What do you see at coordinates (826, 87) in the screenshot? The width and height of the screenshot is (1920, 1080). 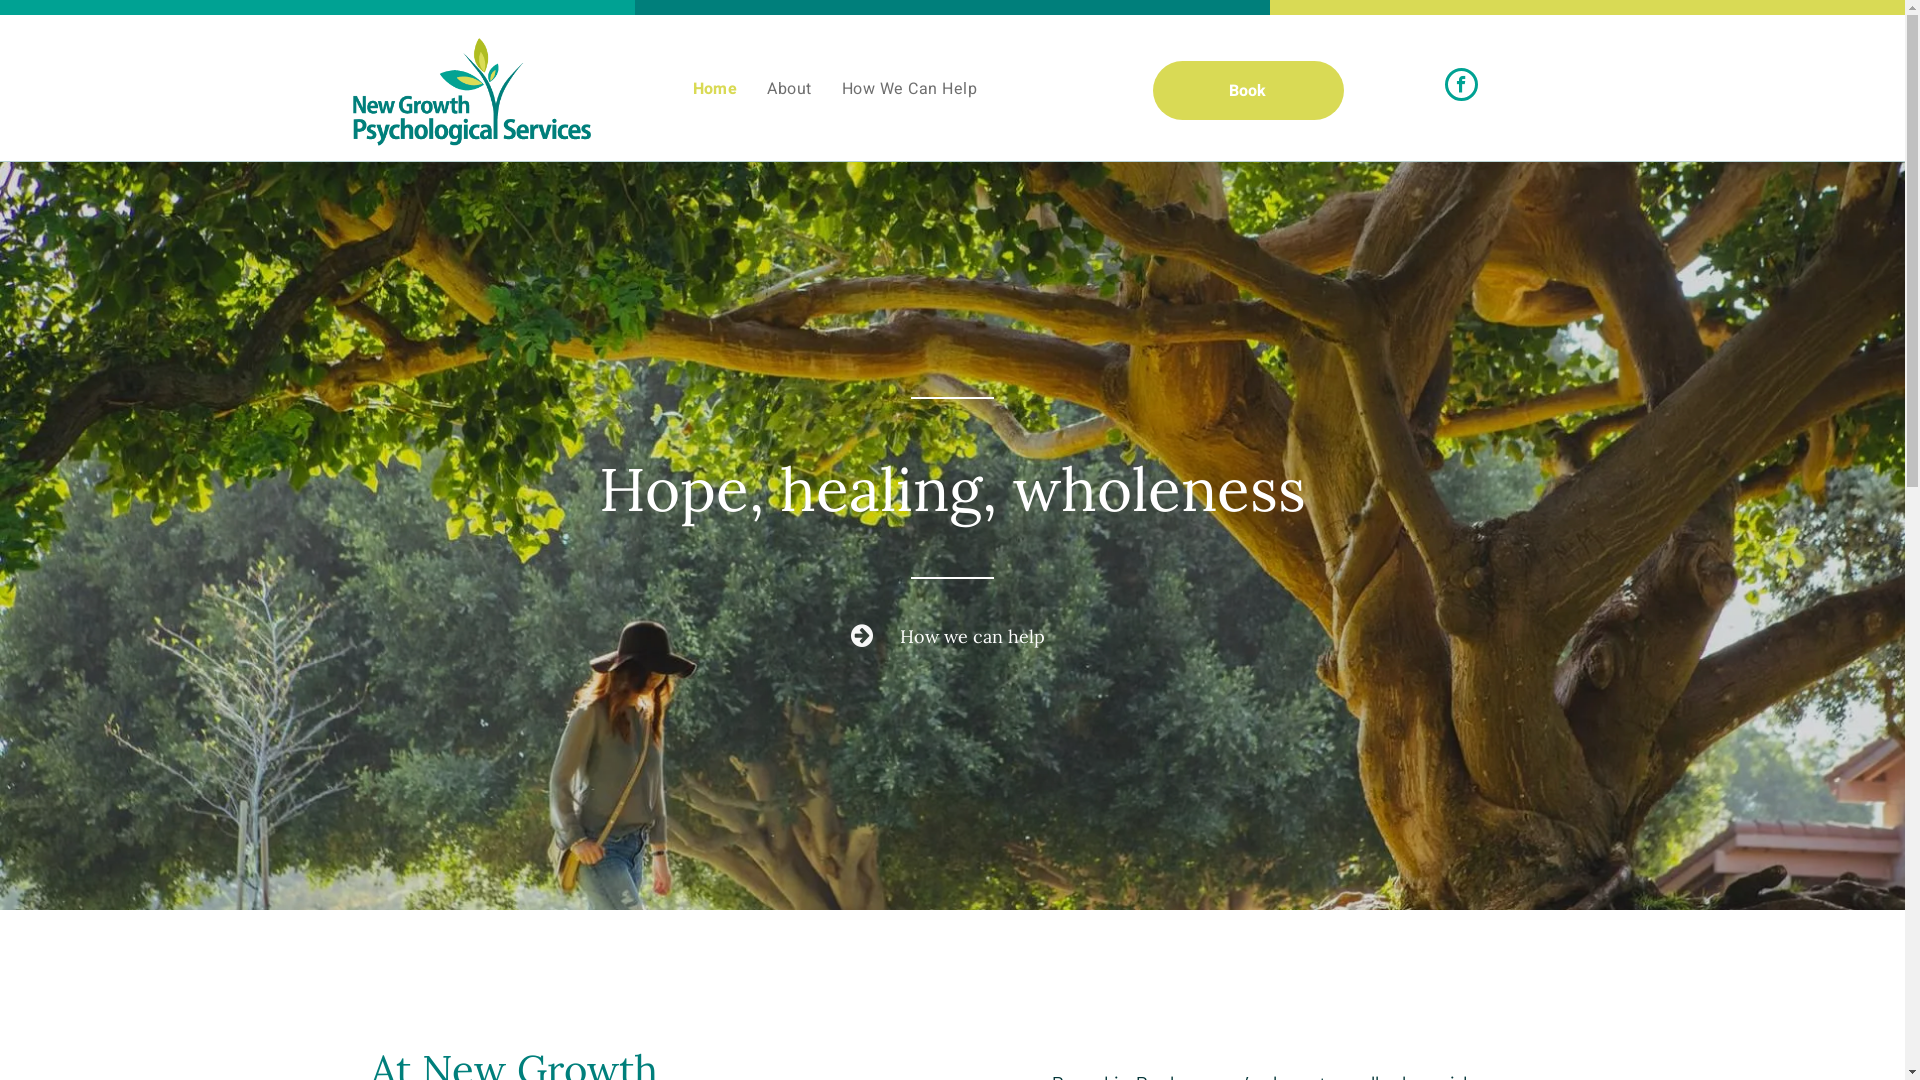 I see `'How We Can Help'` at bounding box center [826, 87].